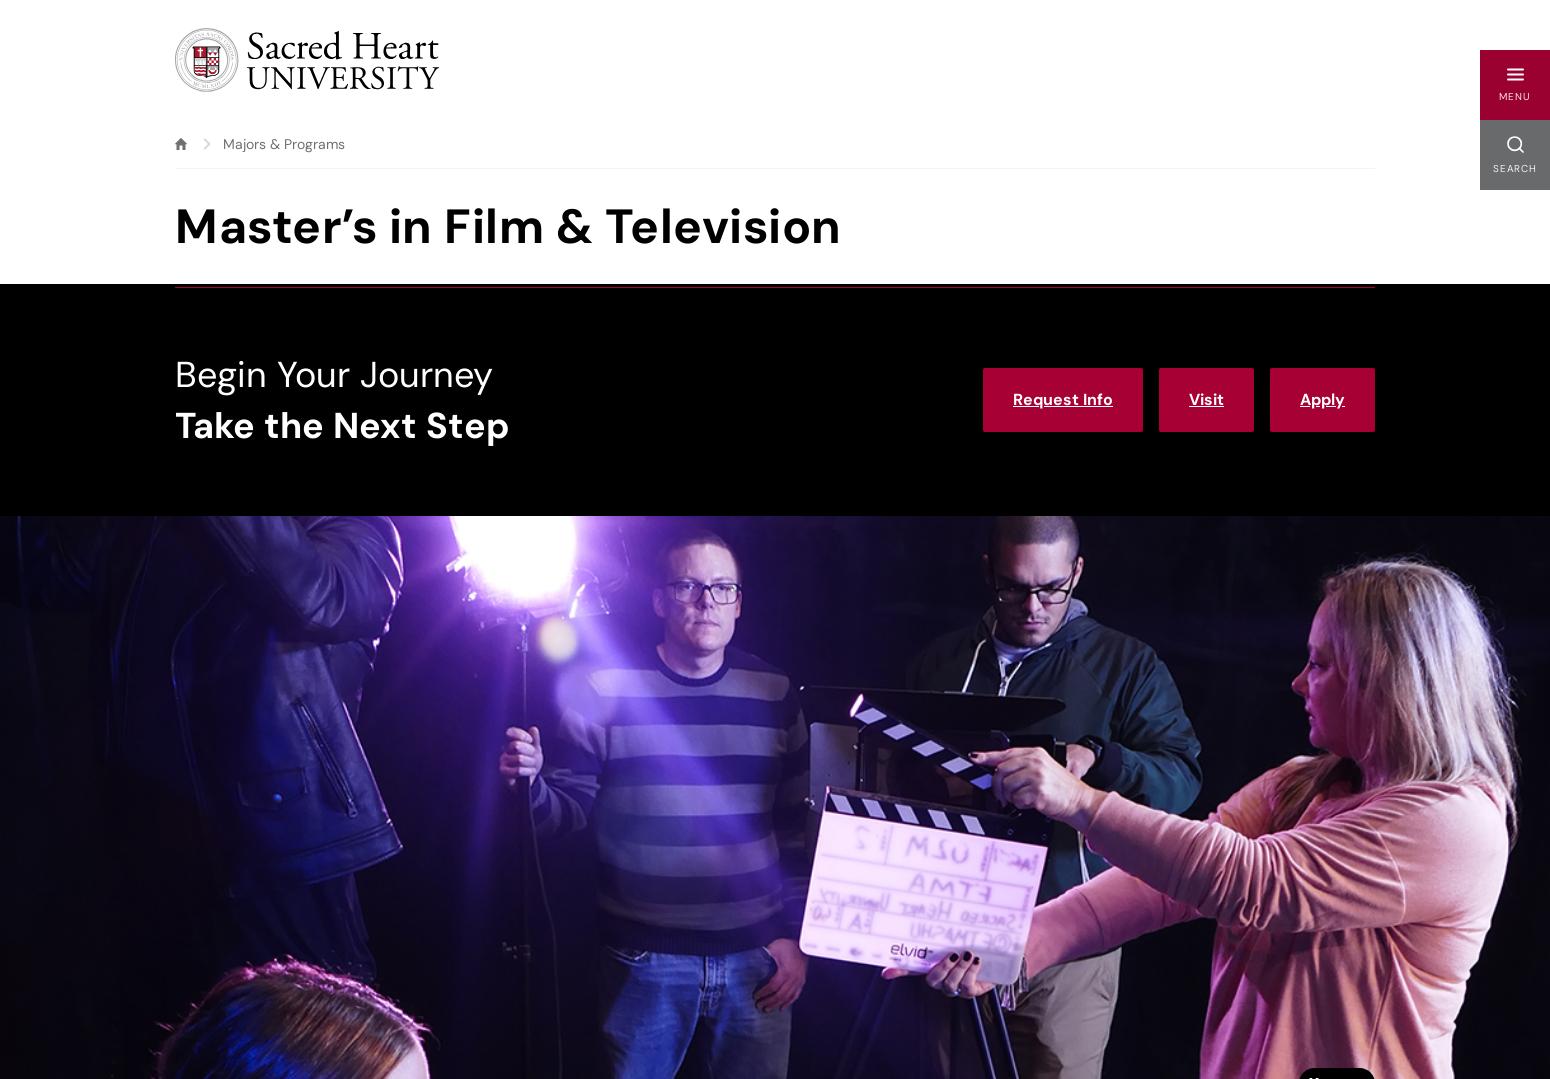 Image resolution: width=1550 pixels, height=1079 pixels. I want to click on 'Apply', so click(1322, 398).